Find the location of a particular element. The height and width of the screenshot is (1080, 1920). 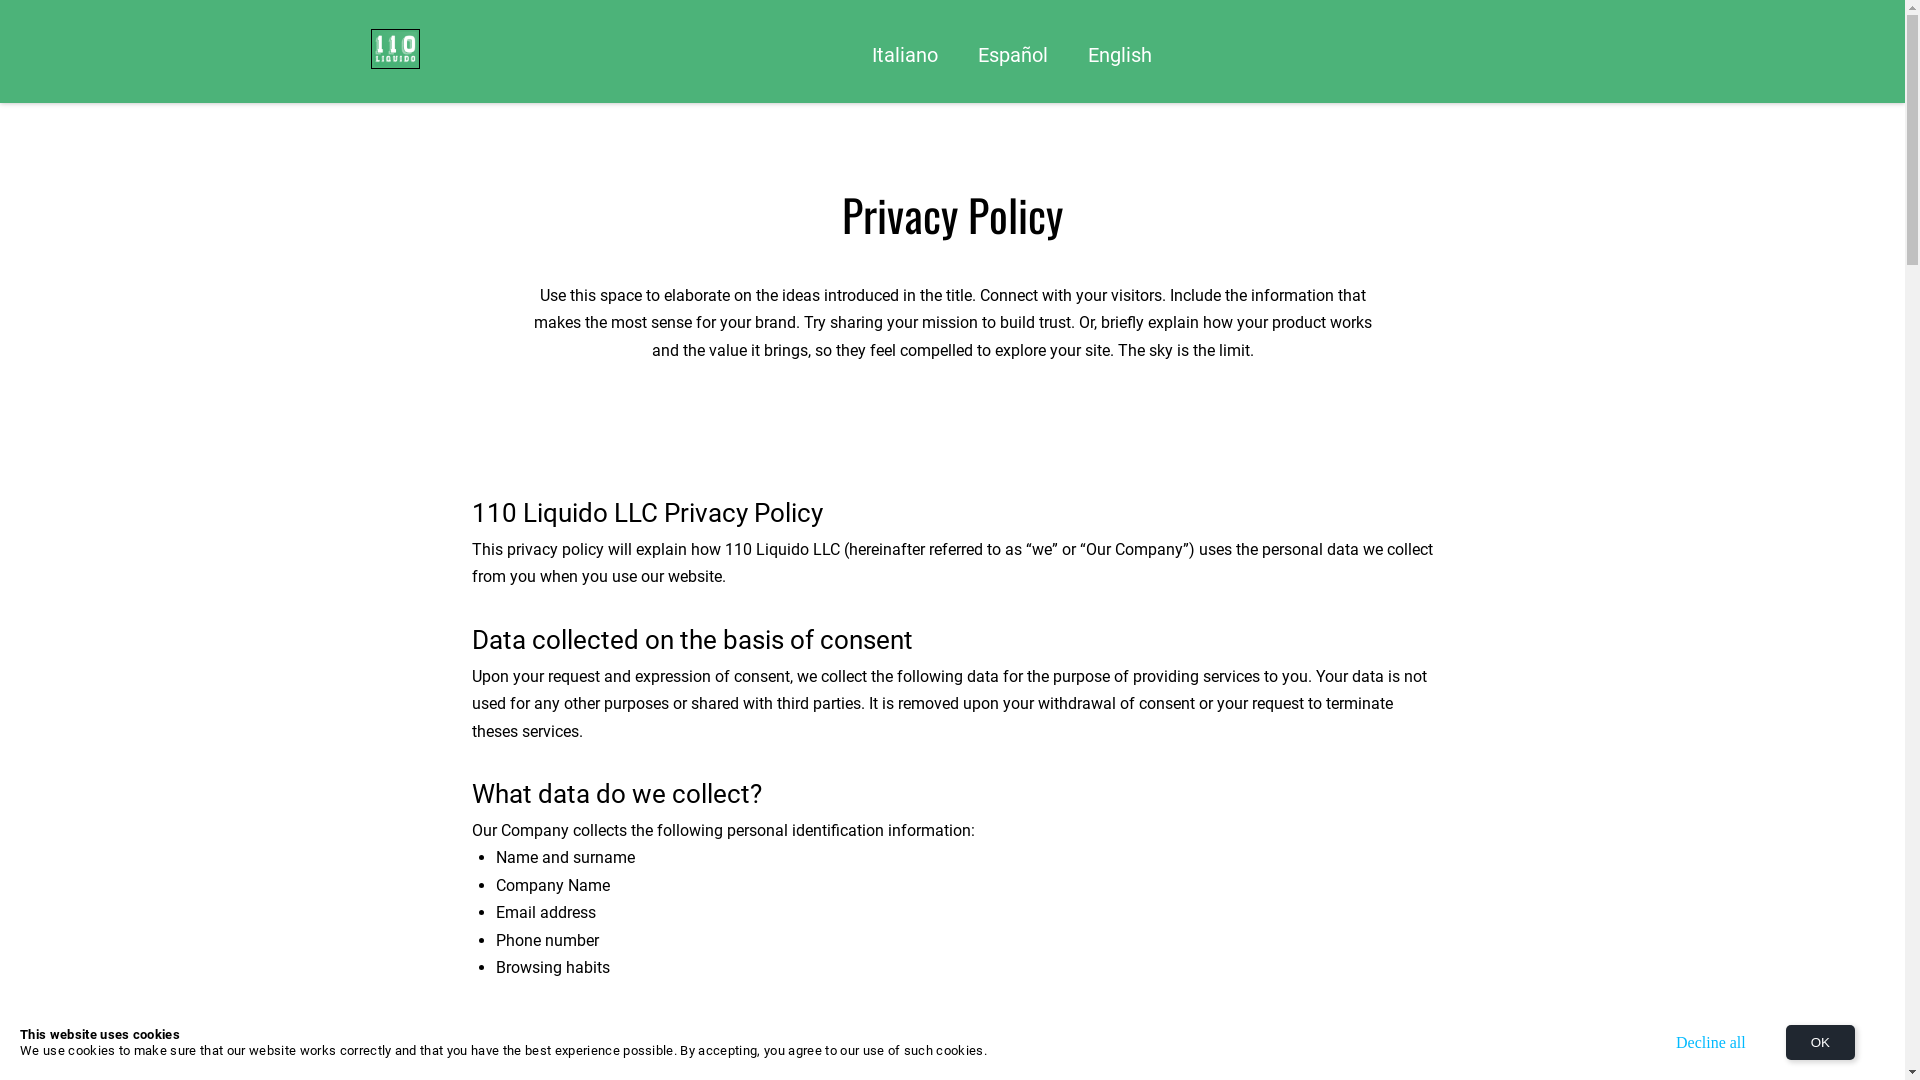

'Italiano' is located at coordinates (904, 54).